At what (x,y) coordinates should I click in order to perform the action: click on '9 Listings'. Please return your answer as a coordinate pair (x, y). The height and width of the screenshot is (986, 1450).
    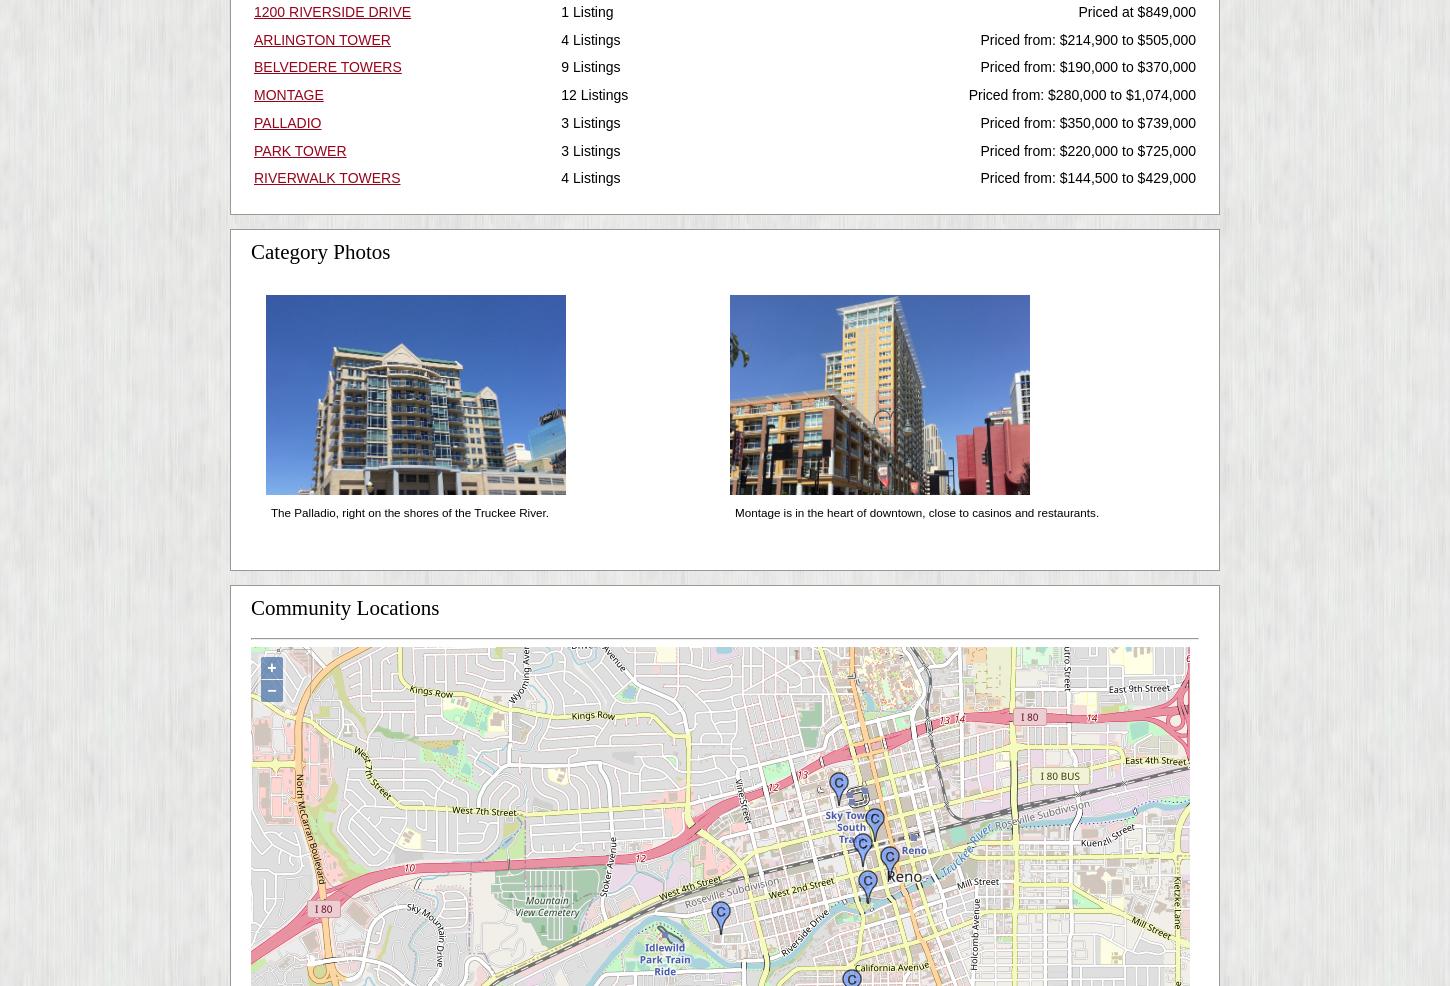
    Looking at the image, I should click on (590, 66).